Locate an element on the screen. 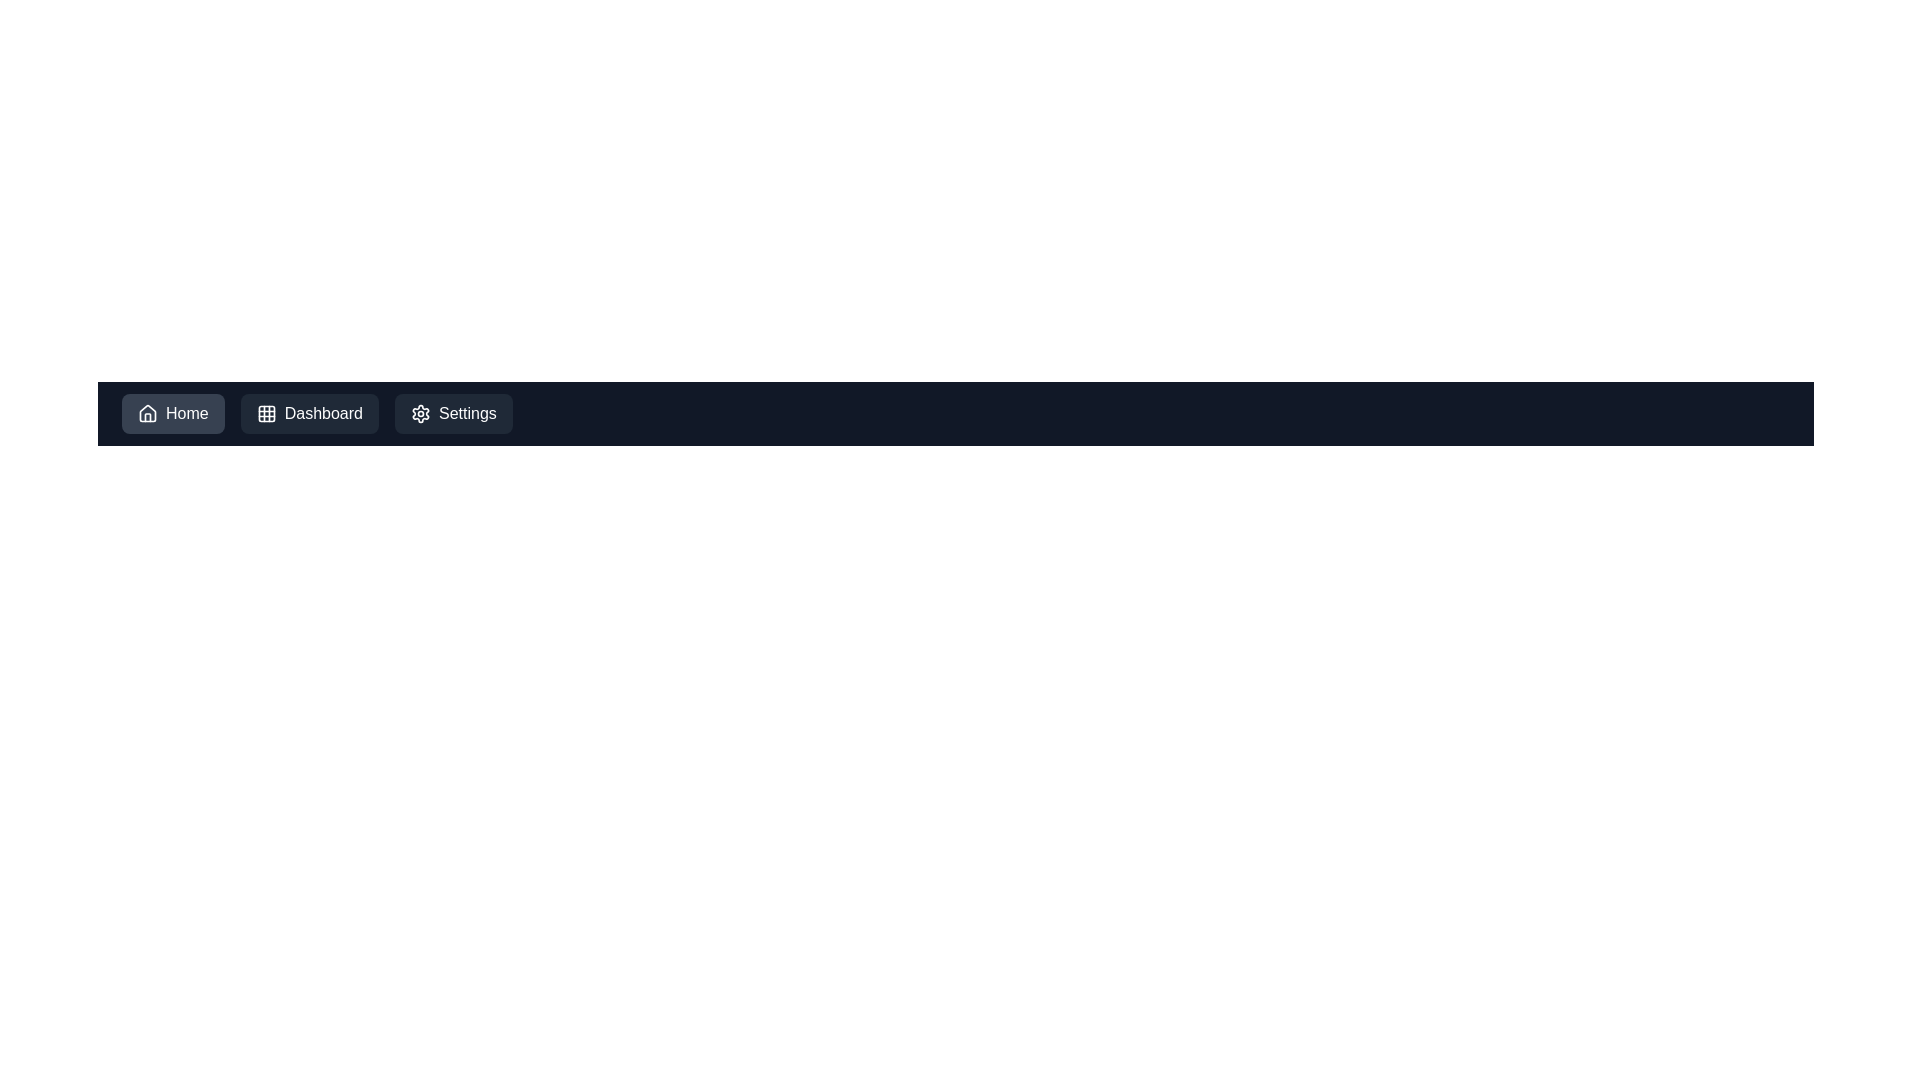 Image resolution: width=1920 pixels, height=1080 pixels. the clickable text label that navigates to the dashboard section, which is centrally positioned between the 'Home' and 'Settings' navigation items is located at coordinates (323, 412).